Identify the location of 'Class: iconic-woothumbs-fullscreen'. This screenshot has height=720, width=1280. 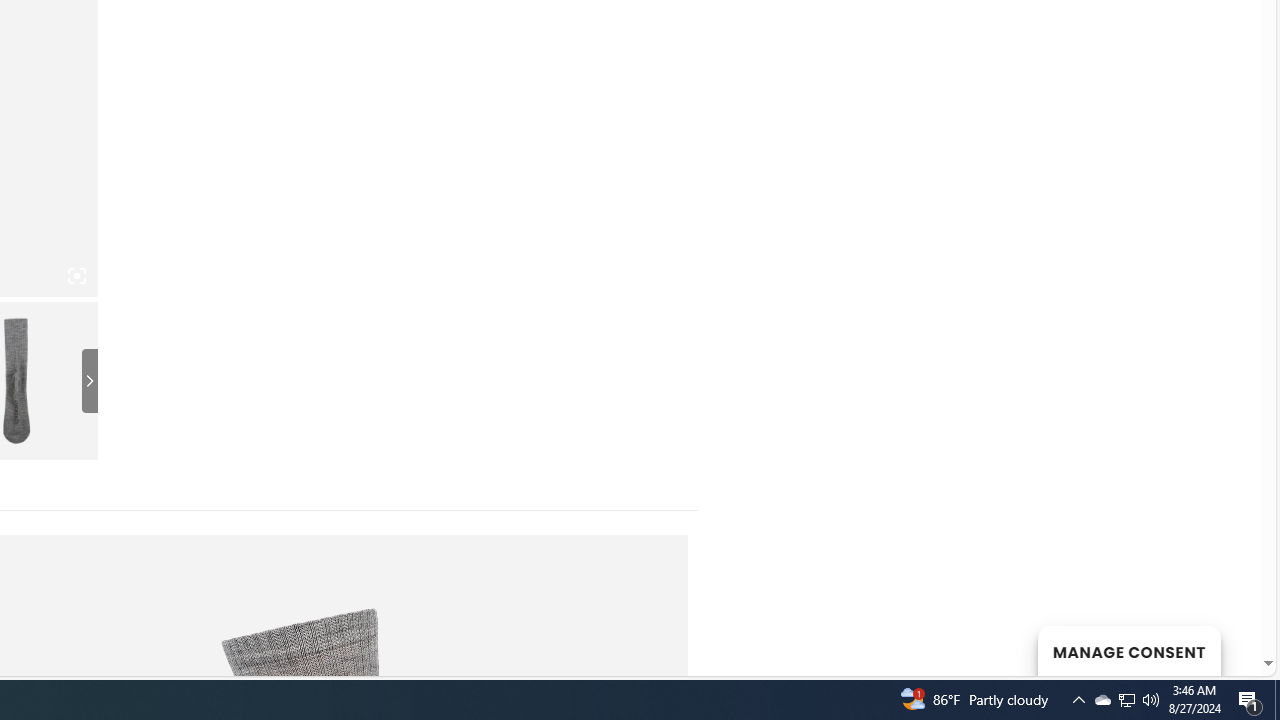
(76, 276).